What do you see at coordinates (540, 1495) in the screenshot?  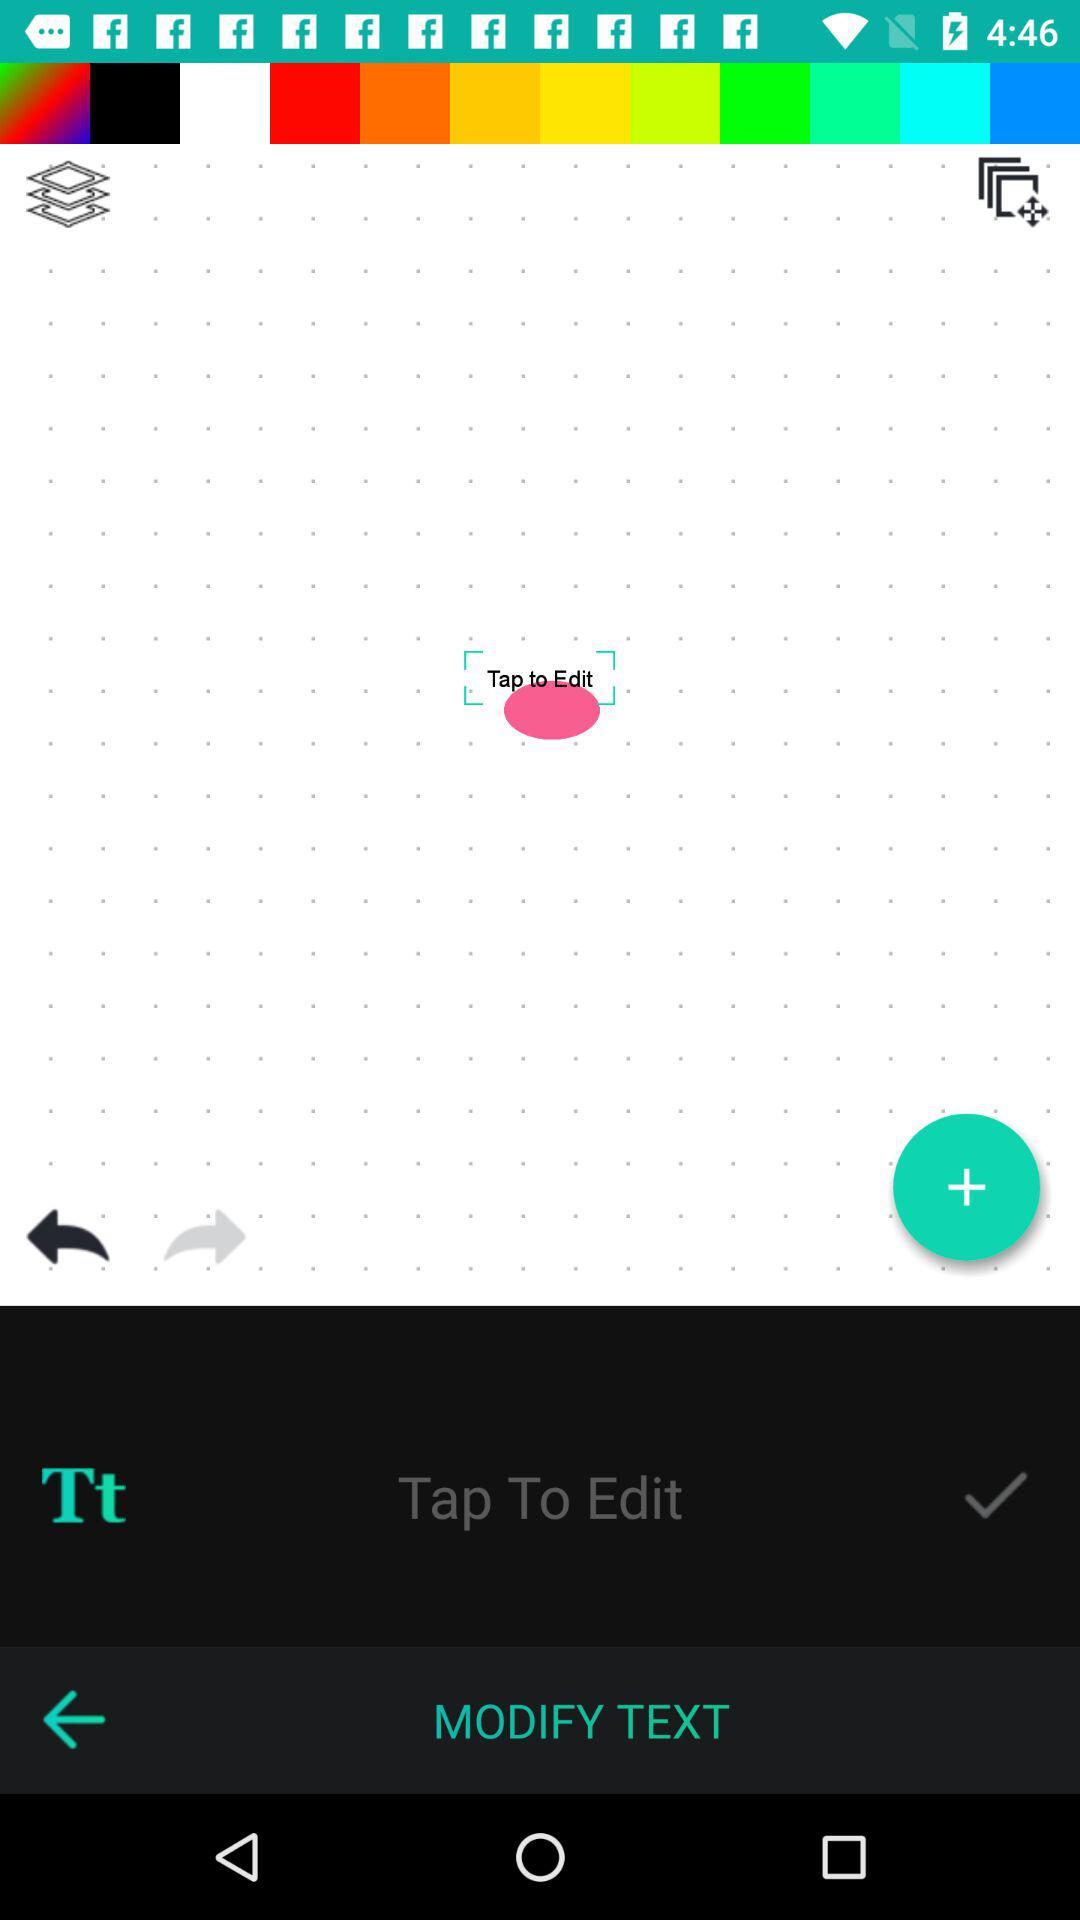 I see `edi start` at bounding box center [540, 1495].